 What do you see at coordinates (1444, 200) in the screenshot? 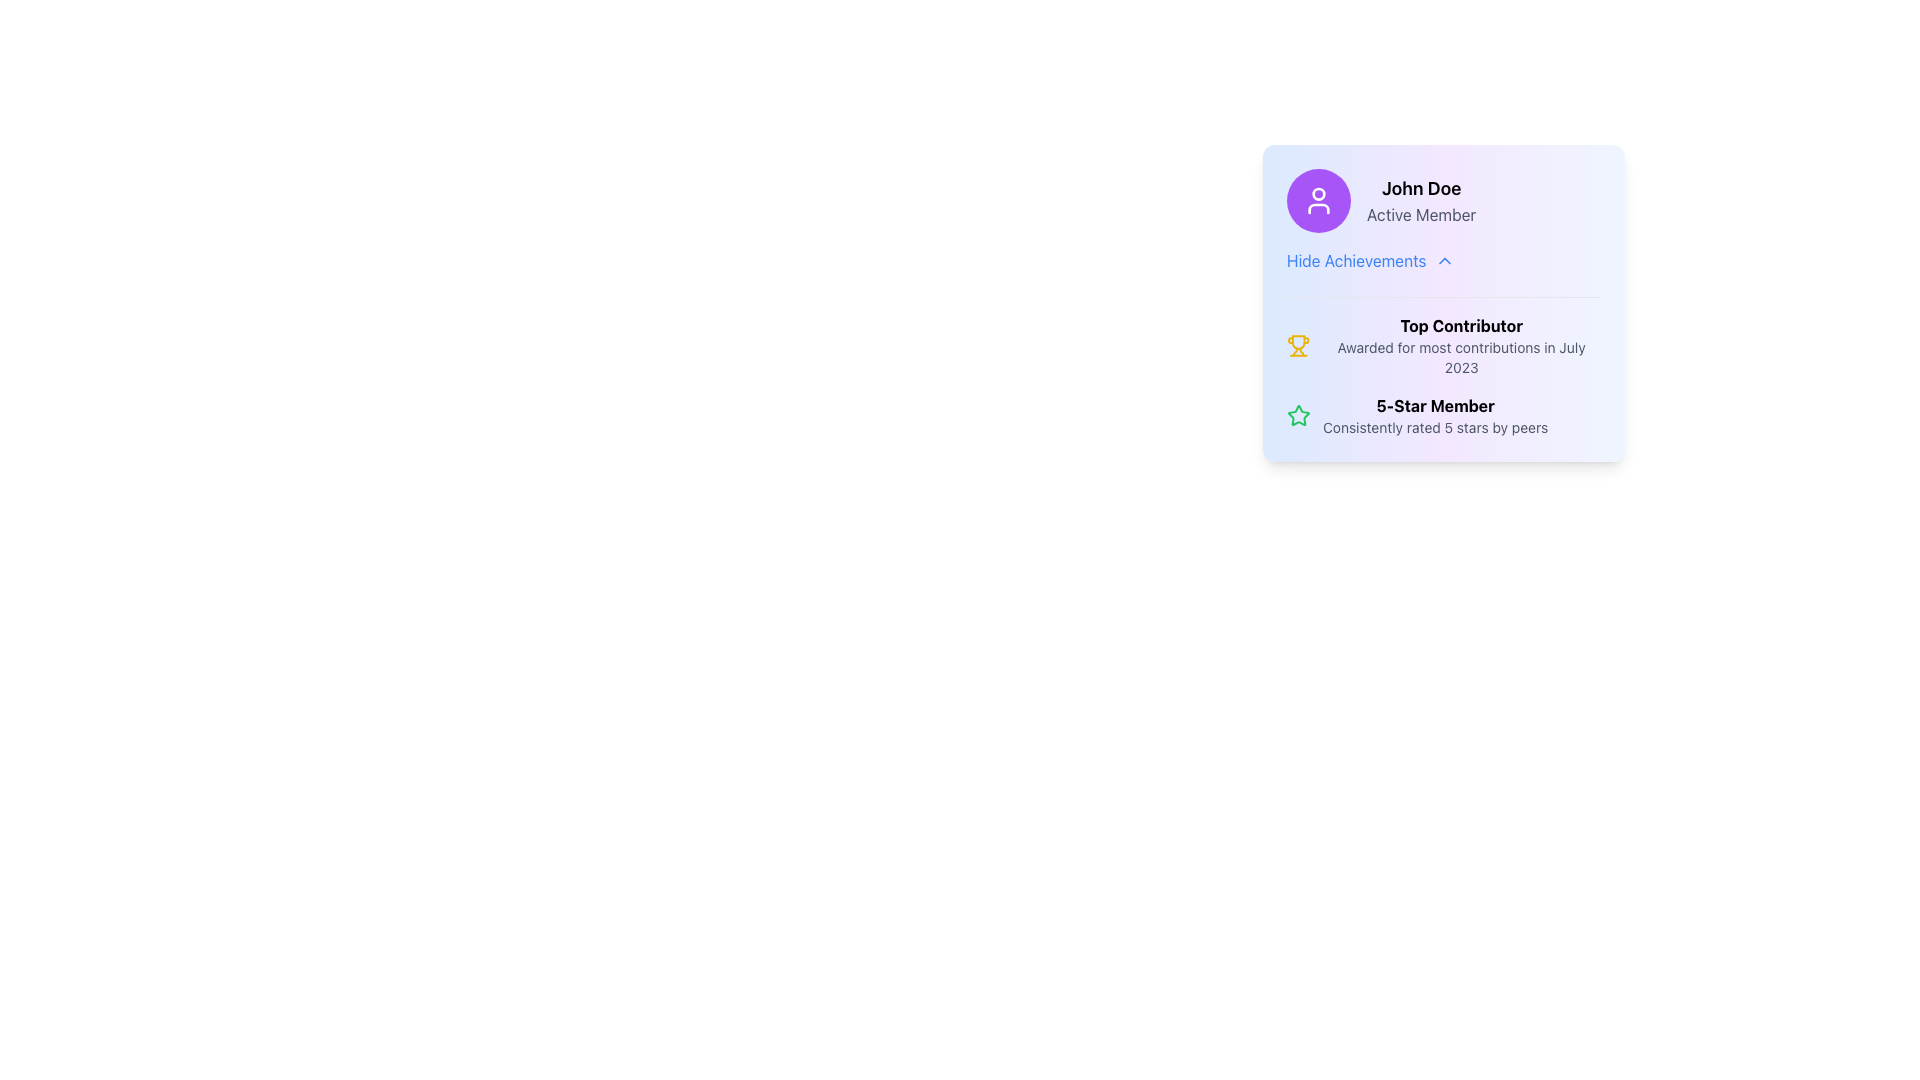
I see `displayed text from the User Profile Display element showing 'John Doe' and 'Active Member'` at bounding box center [1444, 200].